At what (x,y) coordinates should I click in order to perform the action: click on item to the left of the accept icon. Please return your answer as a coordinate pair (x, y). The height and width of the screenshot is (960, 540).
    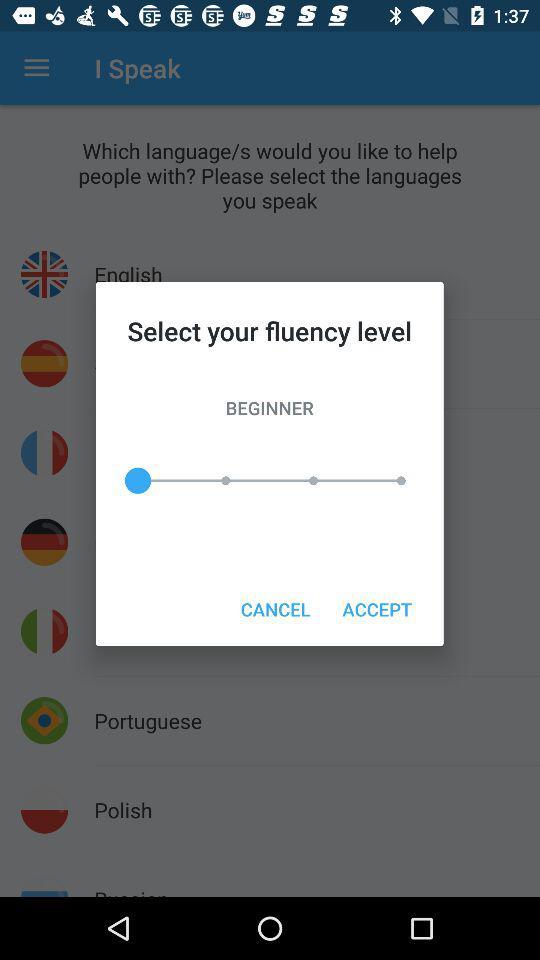
    Looking at the image, I should click on (274, 608).